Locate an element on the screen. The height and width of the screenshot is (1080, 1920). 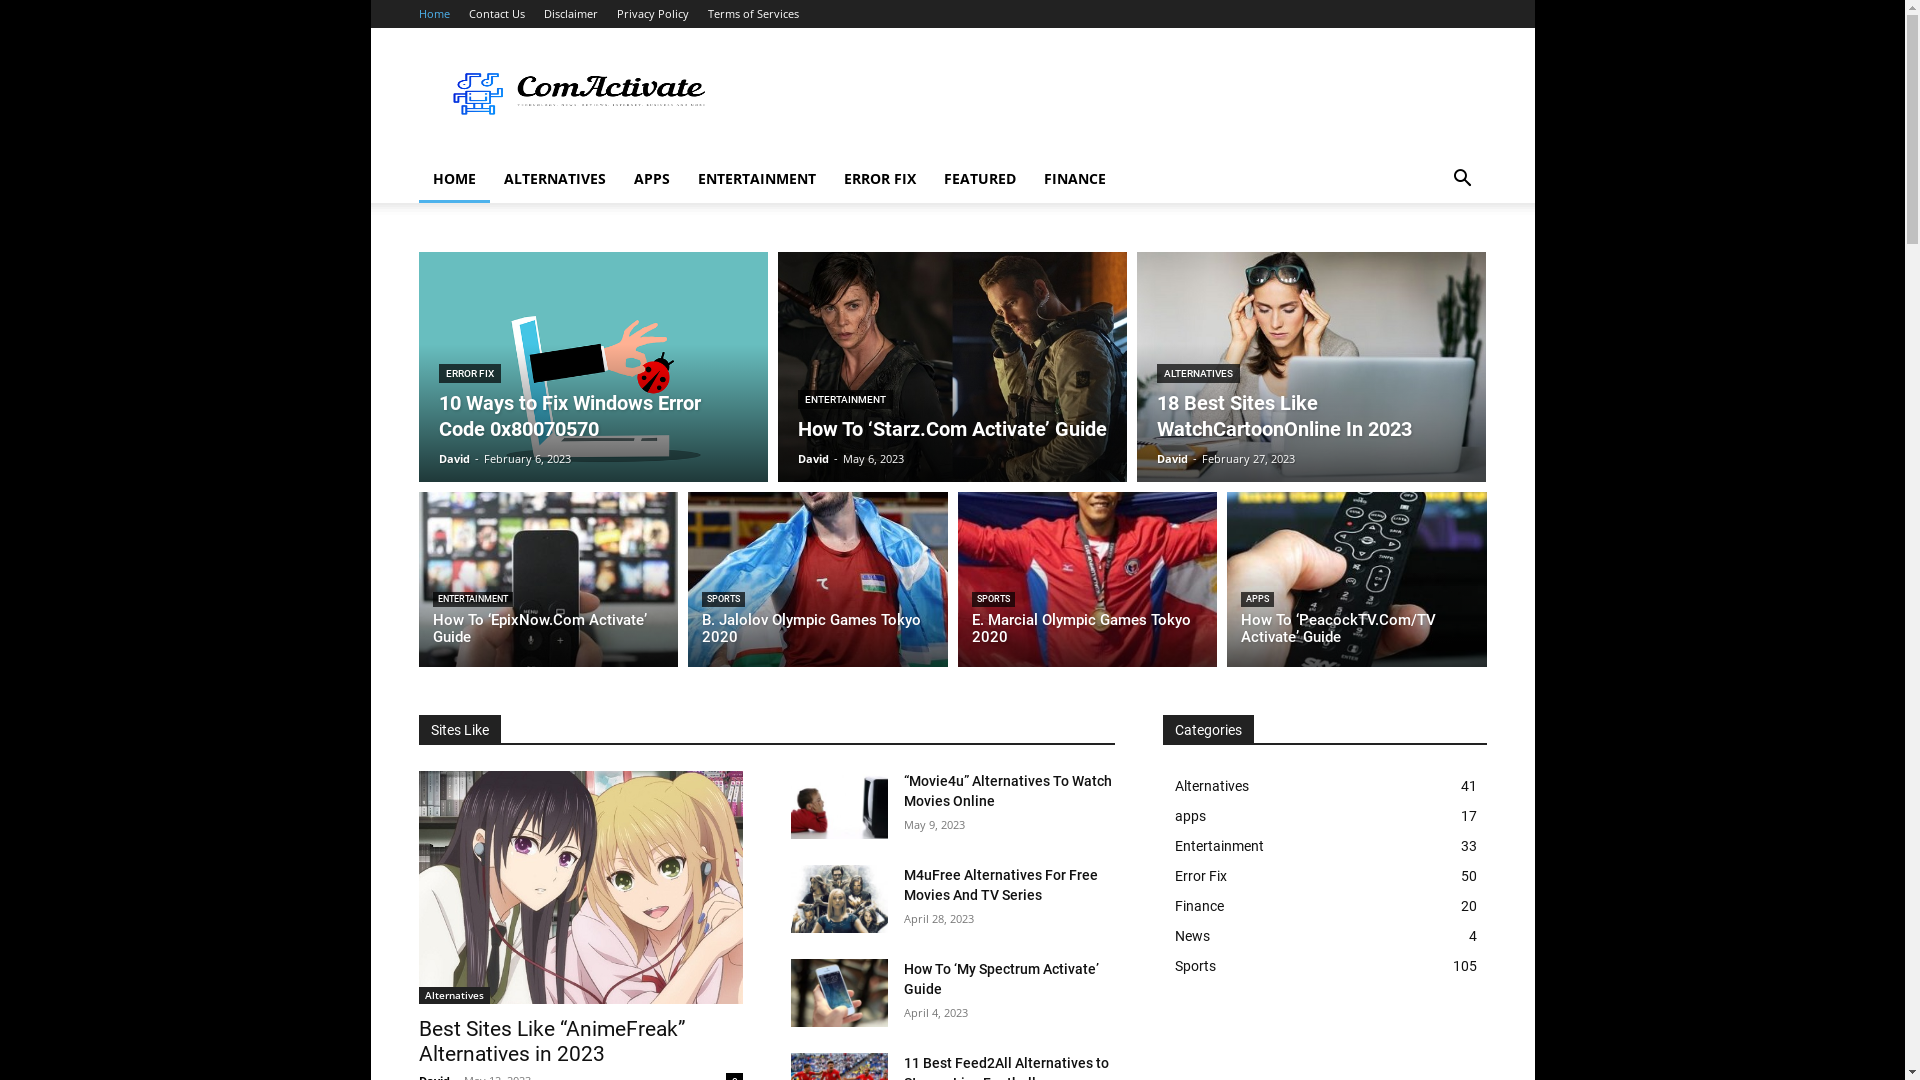
'Alternatives is located at coordinates (1324, 785).